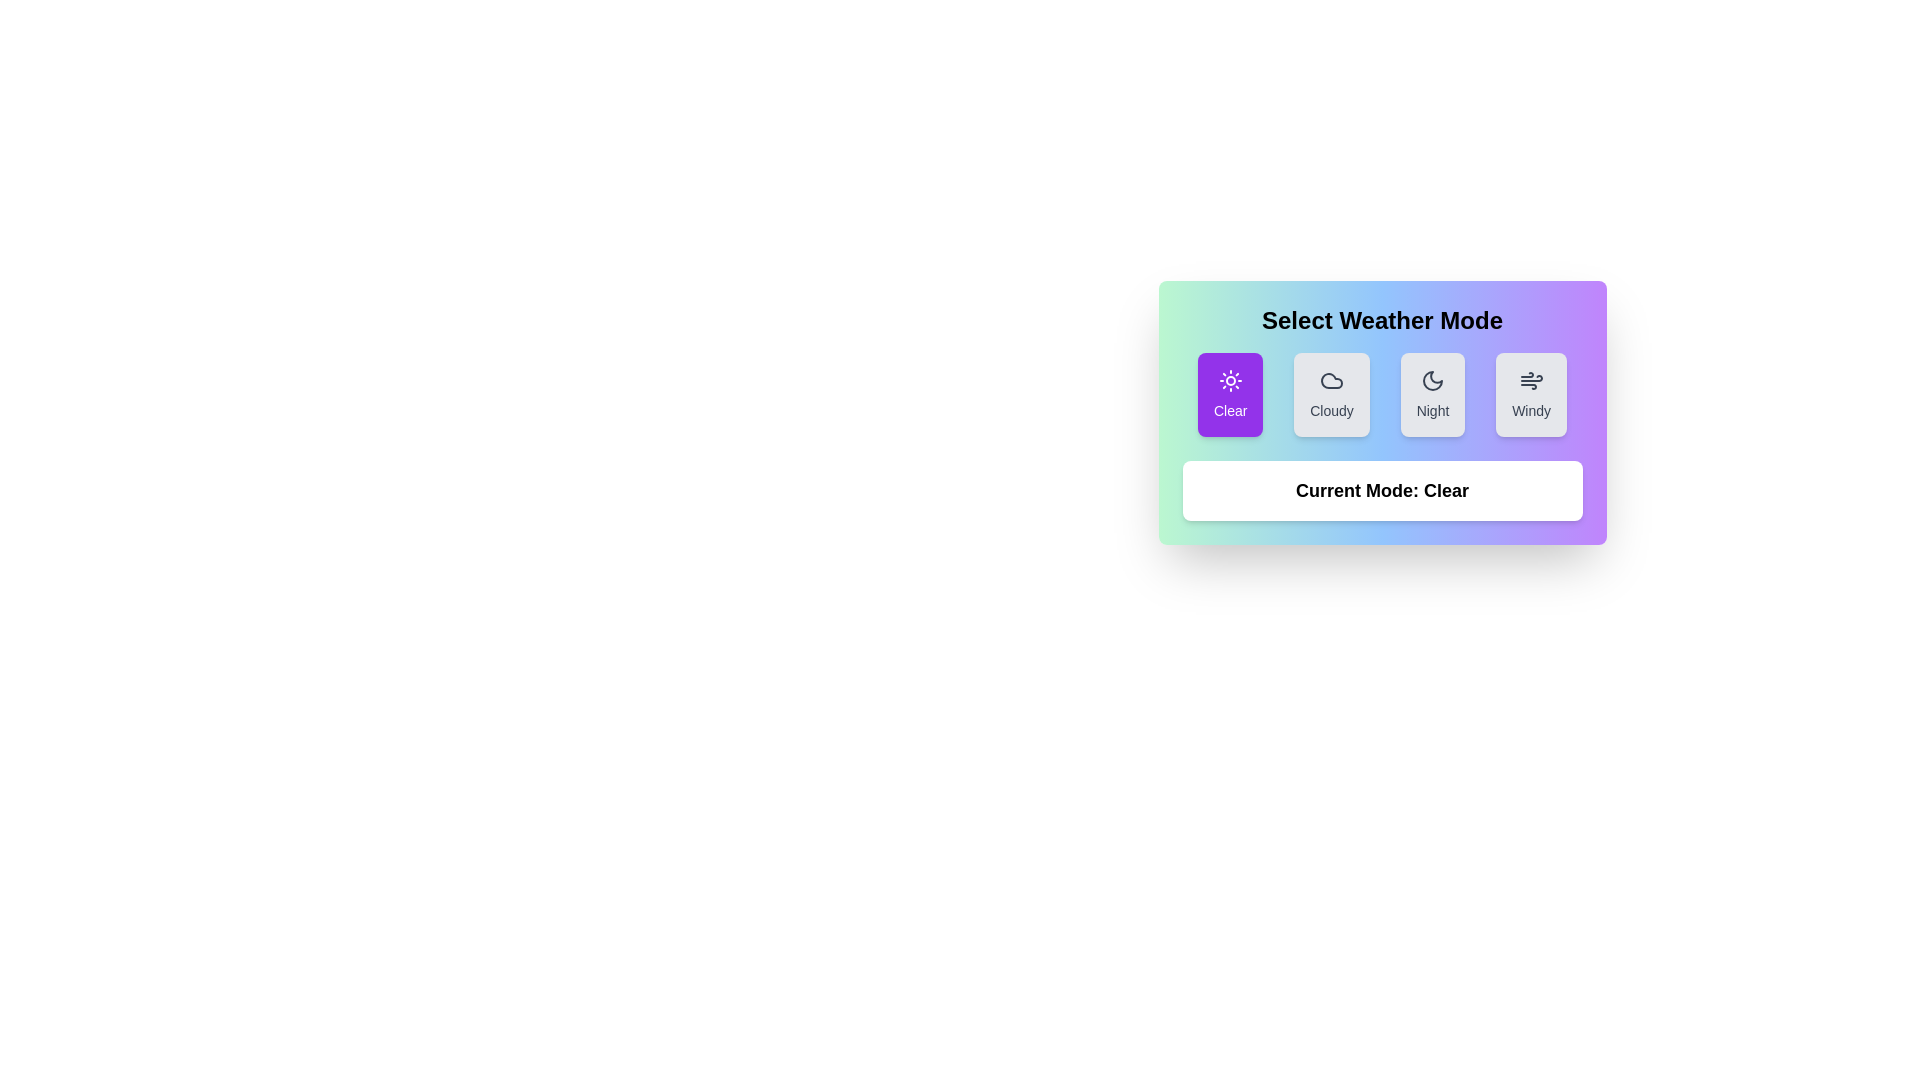 This screenshot has width=1920, height=1080. Describe the element at coordinates (1431, 381) in the screenshot. I see `the crescent moon icon representing the 'Night' mode option` at that location.